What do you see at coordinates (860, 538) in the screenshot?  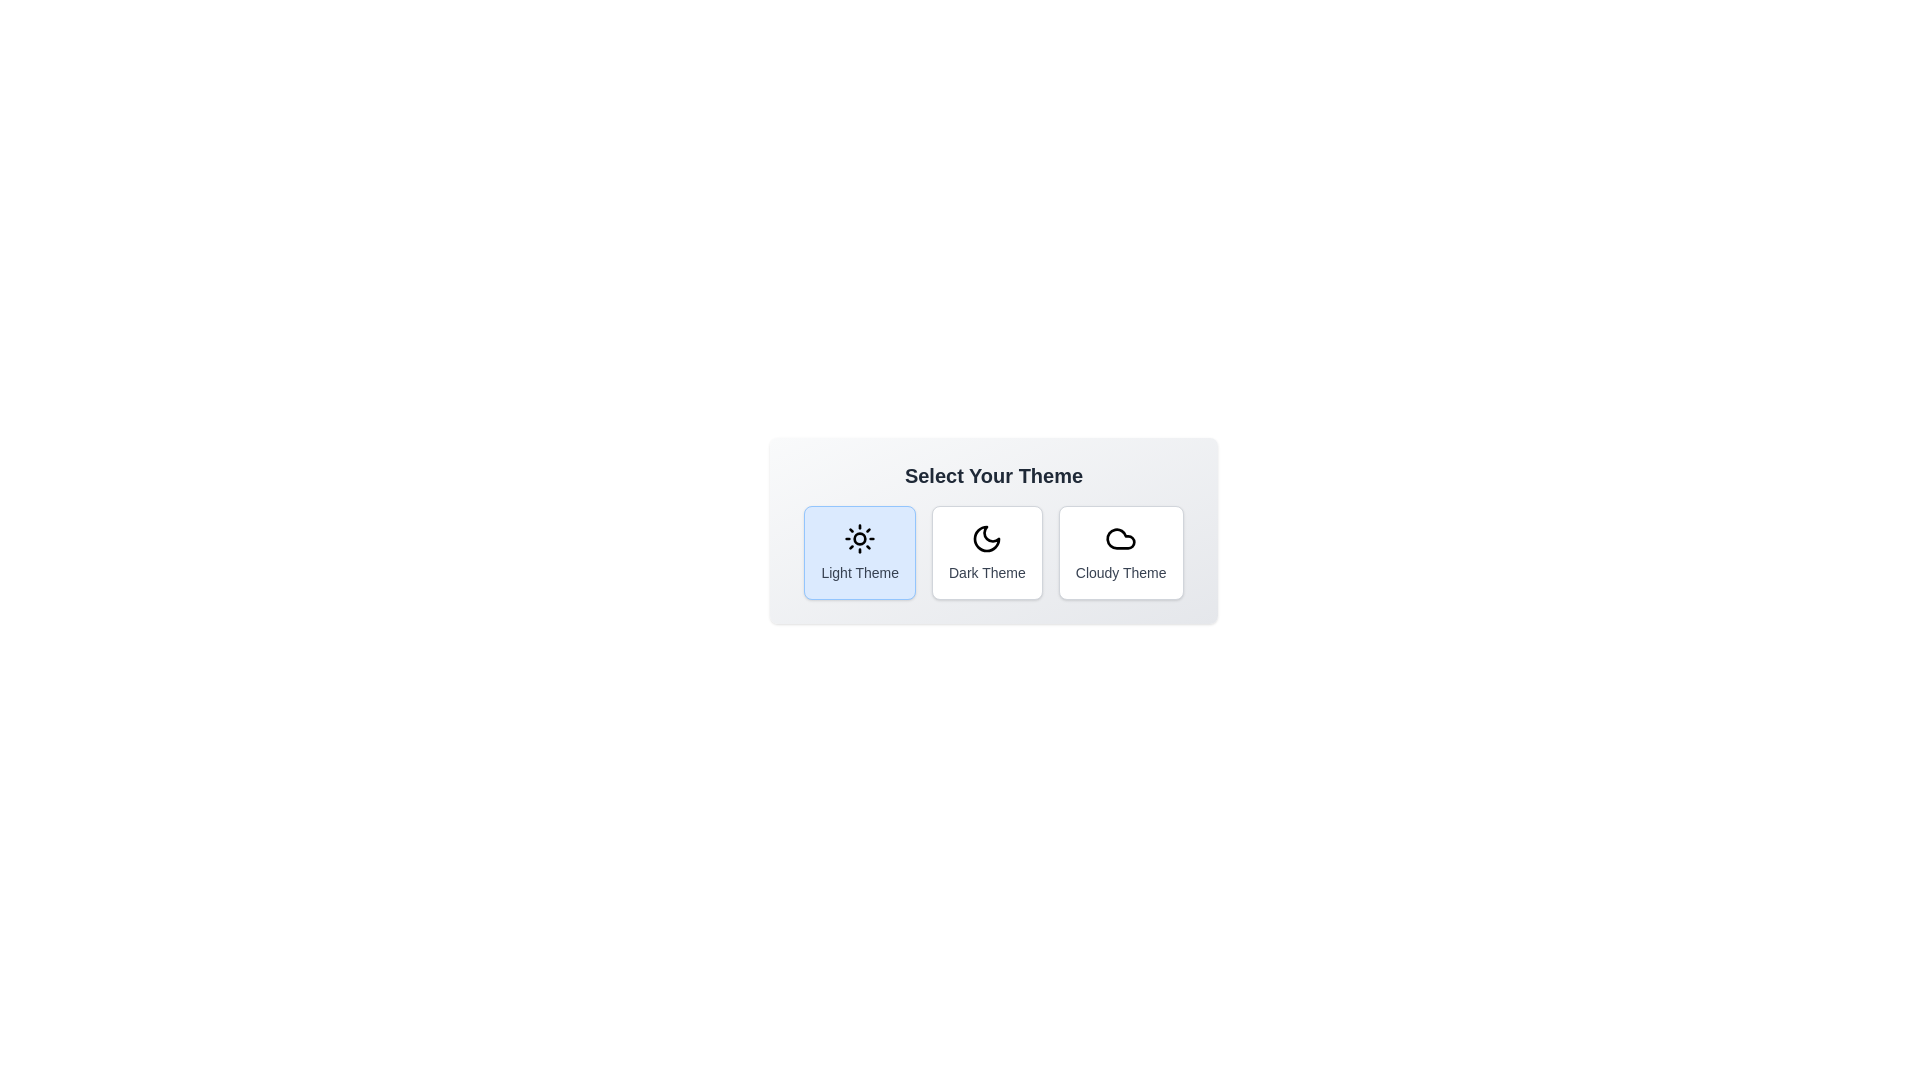 I see `the 'Light Theme' icon, which is the visual indicator for the light theme selection located at the center of its card, under the subtitle 'Select Your Theme'` at bounding box center [860, 538].